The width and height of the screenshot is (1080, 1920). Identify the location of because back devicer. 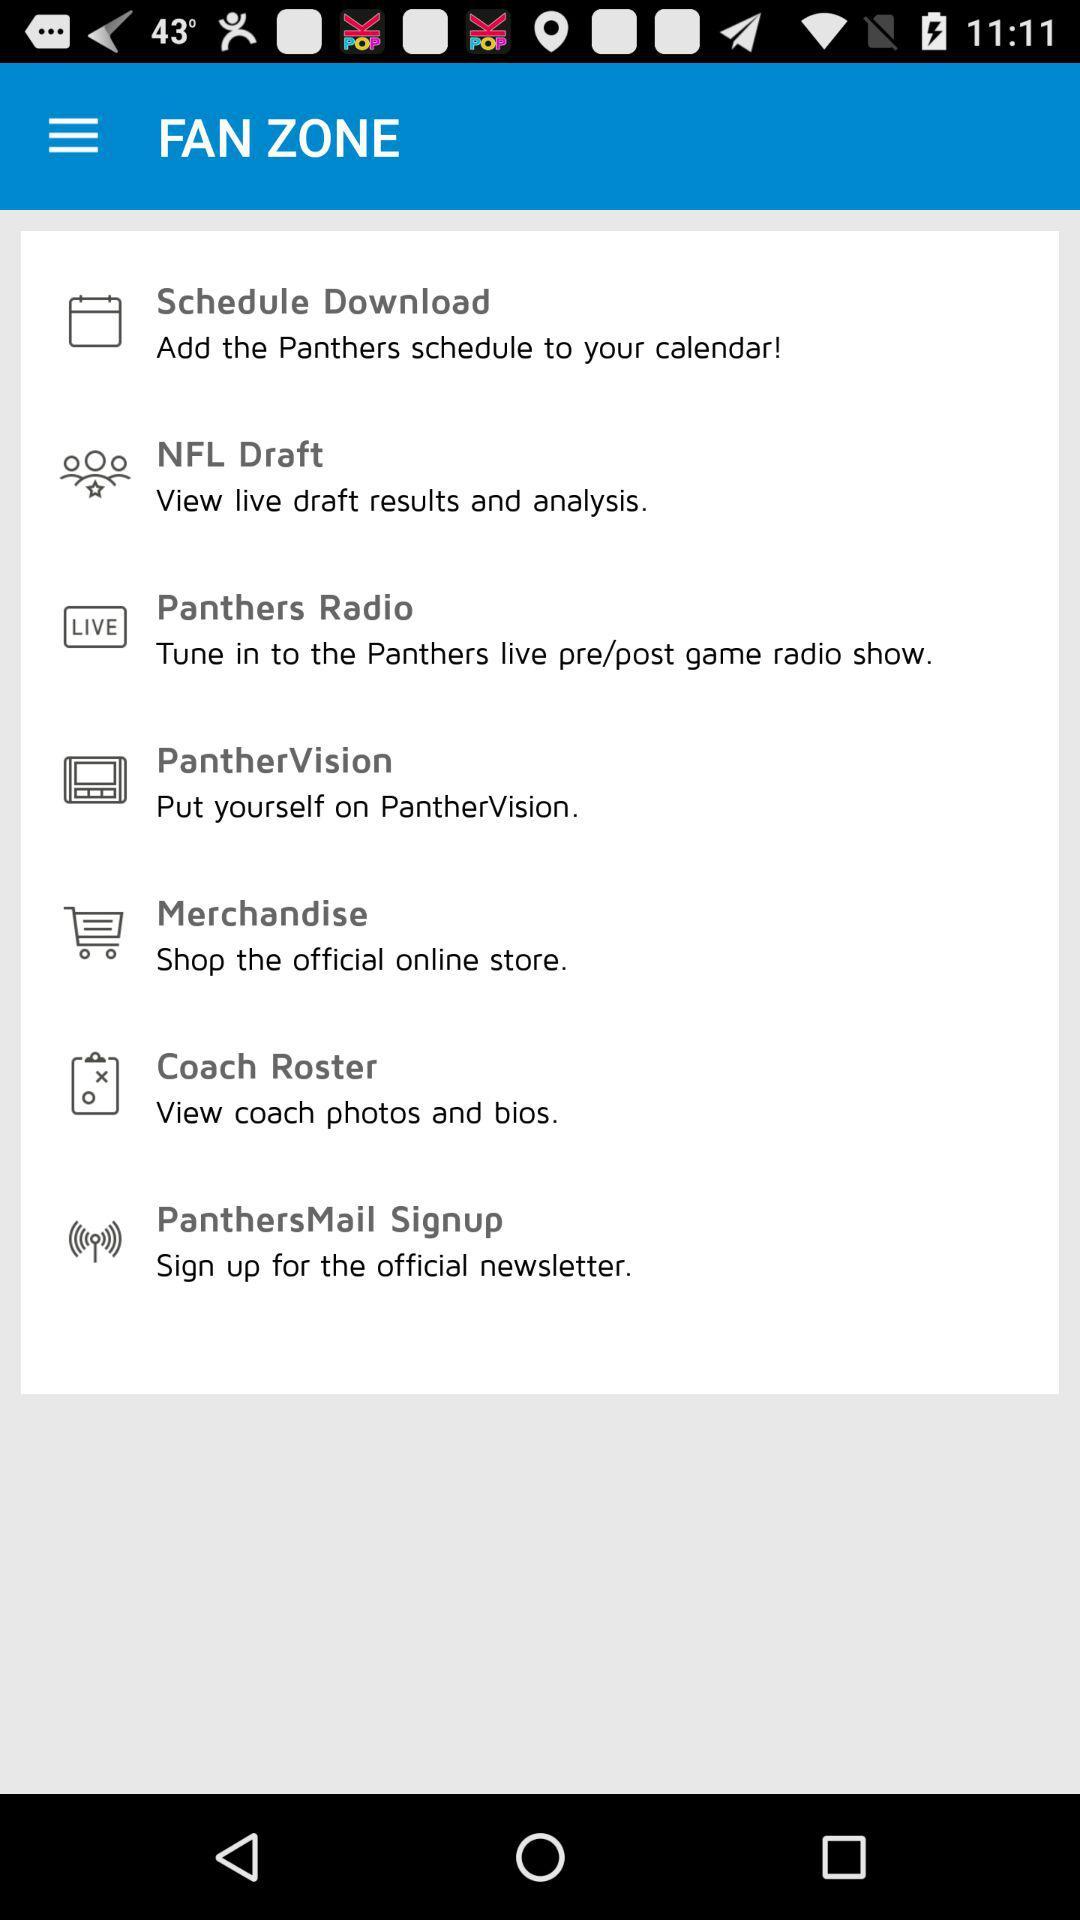
(72, 135).